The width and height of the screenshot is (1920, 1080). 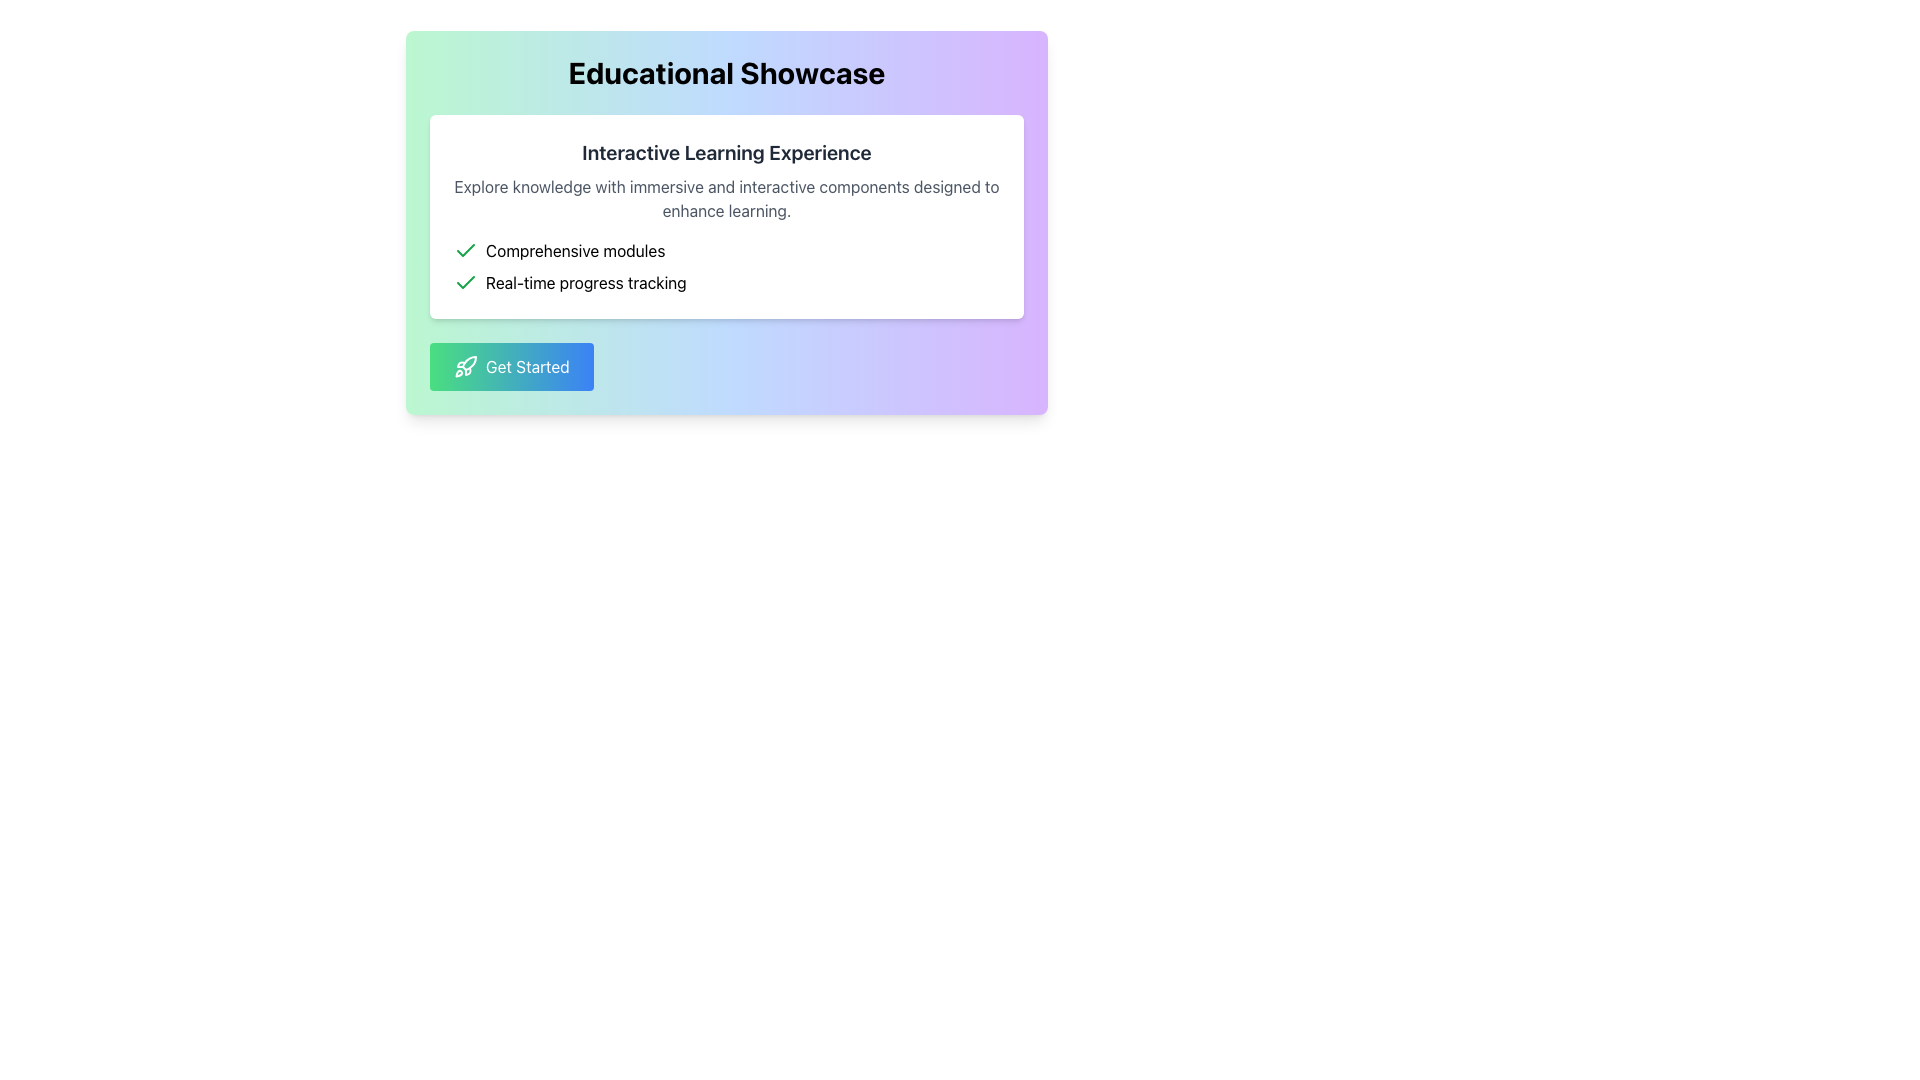 What do you see at coordinates (725, 152) in the screenshot?
I see `the Text Label located at the top of the white card, which summarizes the section below` at bounding box center [725, 152].